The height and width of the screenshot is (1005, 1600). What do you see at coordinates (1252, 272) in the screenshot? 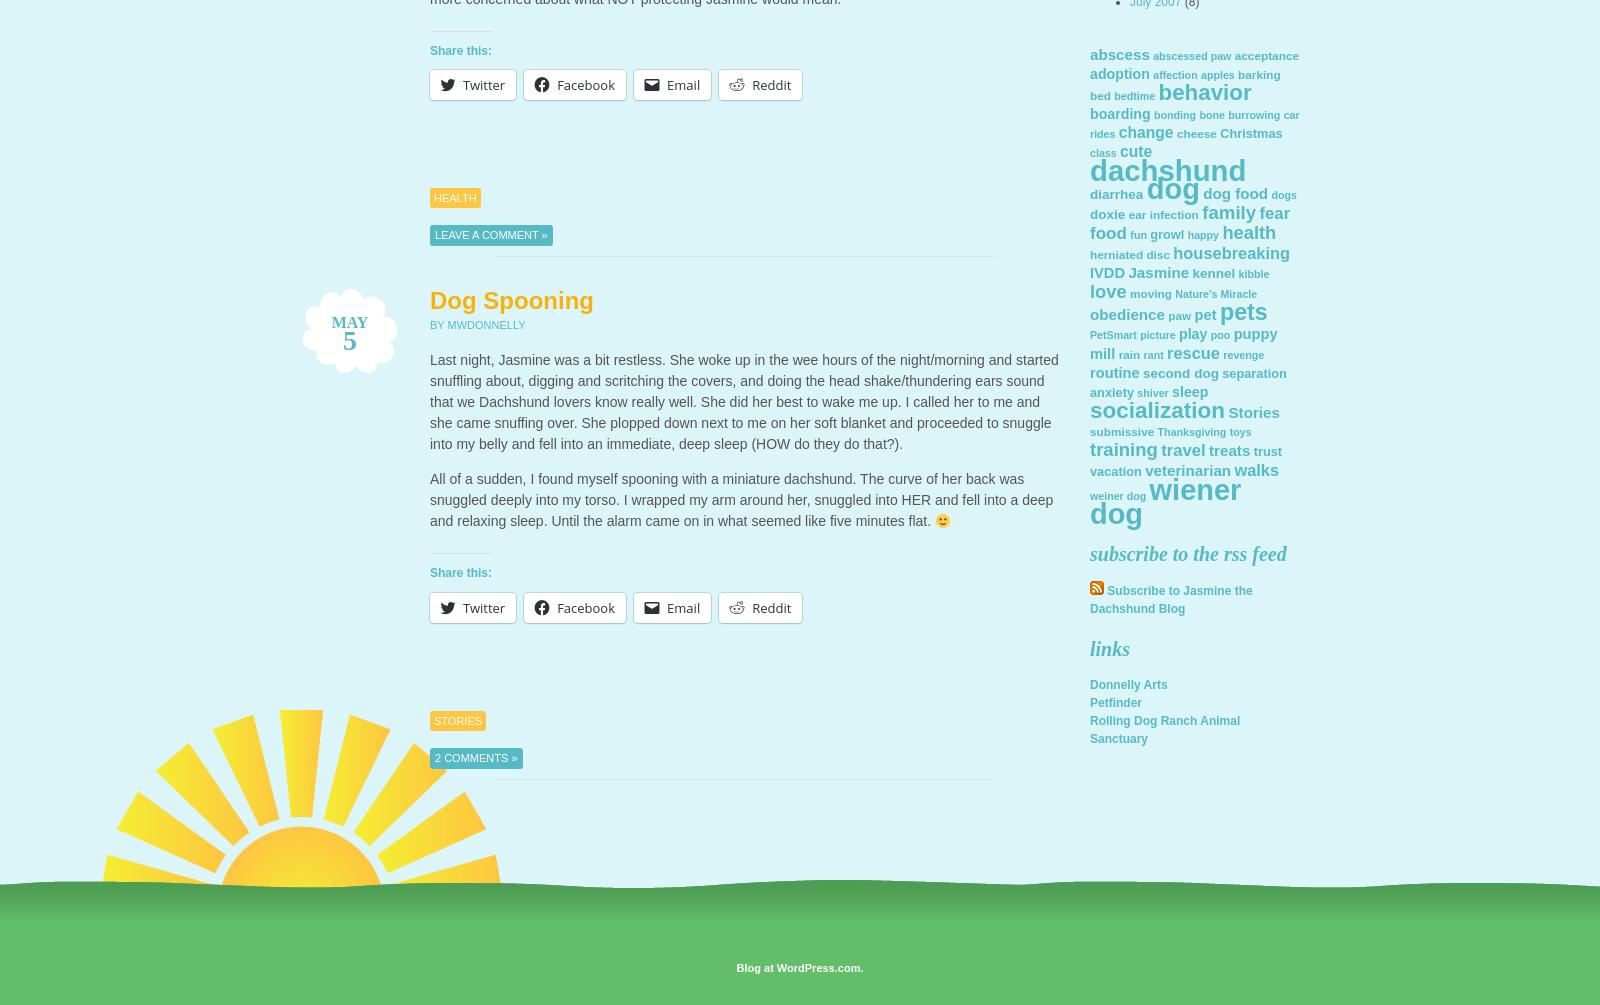
I see `'kibble'` at bounding box center [1252, 272].